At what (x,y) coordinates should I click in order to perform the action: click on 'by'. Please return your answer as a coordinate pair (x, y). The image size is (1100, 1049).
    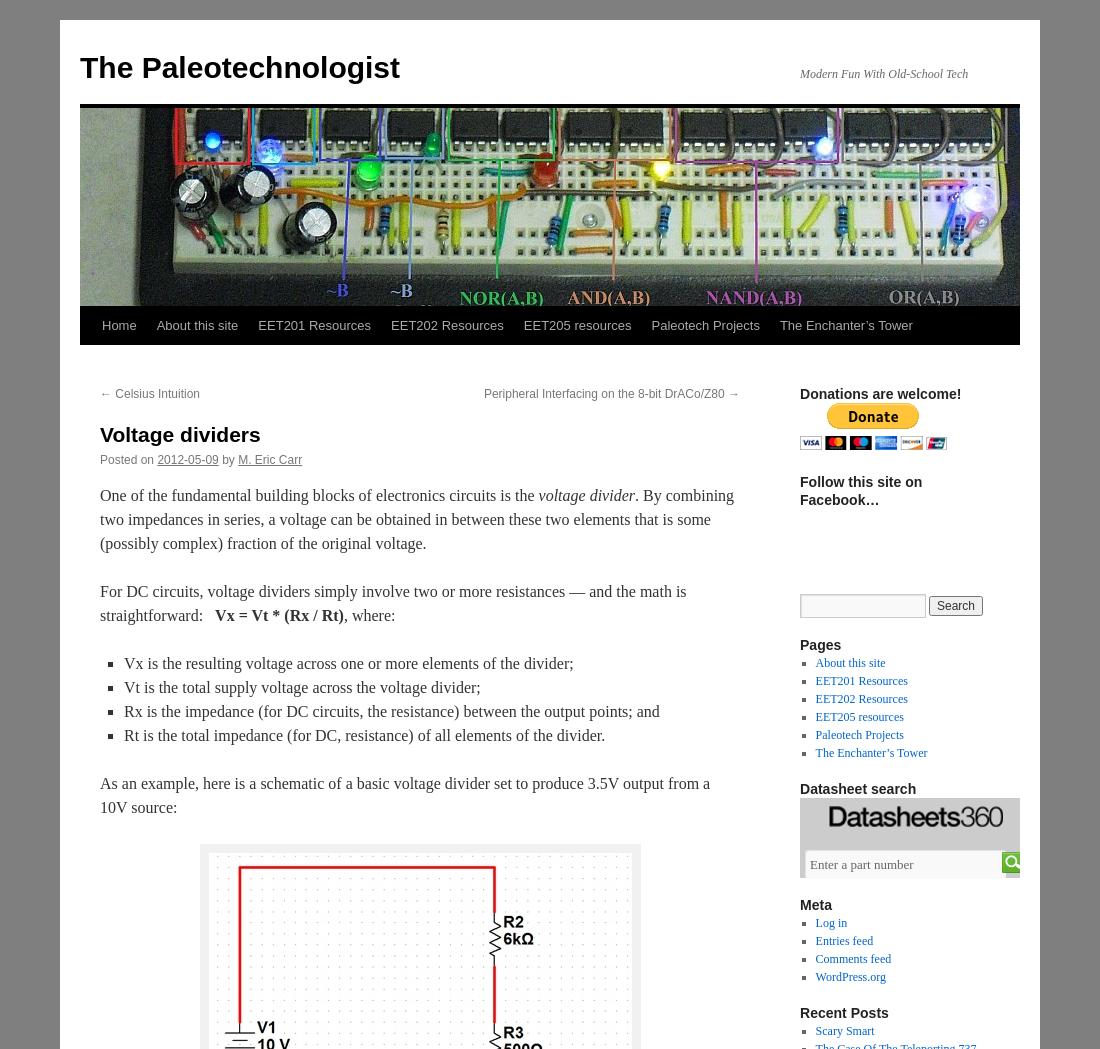
    Looking at the image, I should click on (228, 459).